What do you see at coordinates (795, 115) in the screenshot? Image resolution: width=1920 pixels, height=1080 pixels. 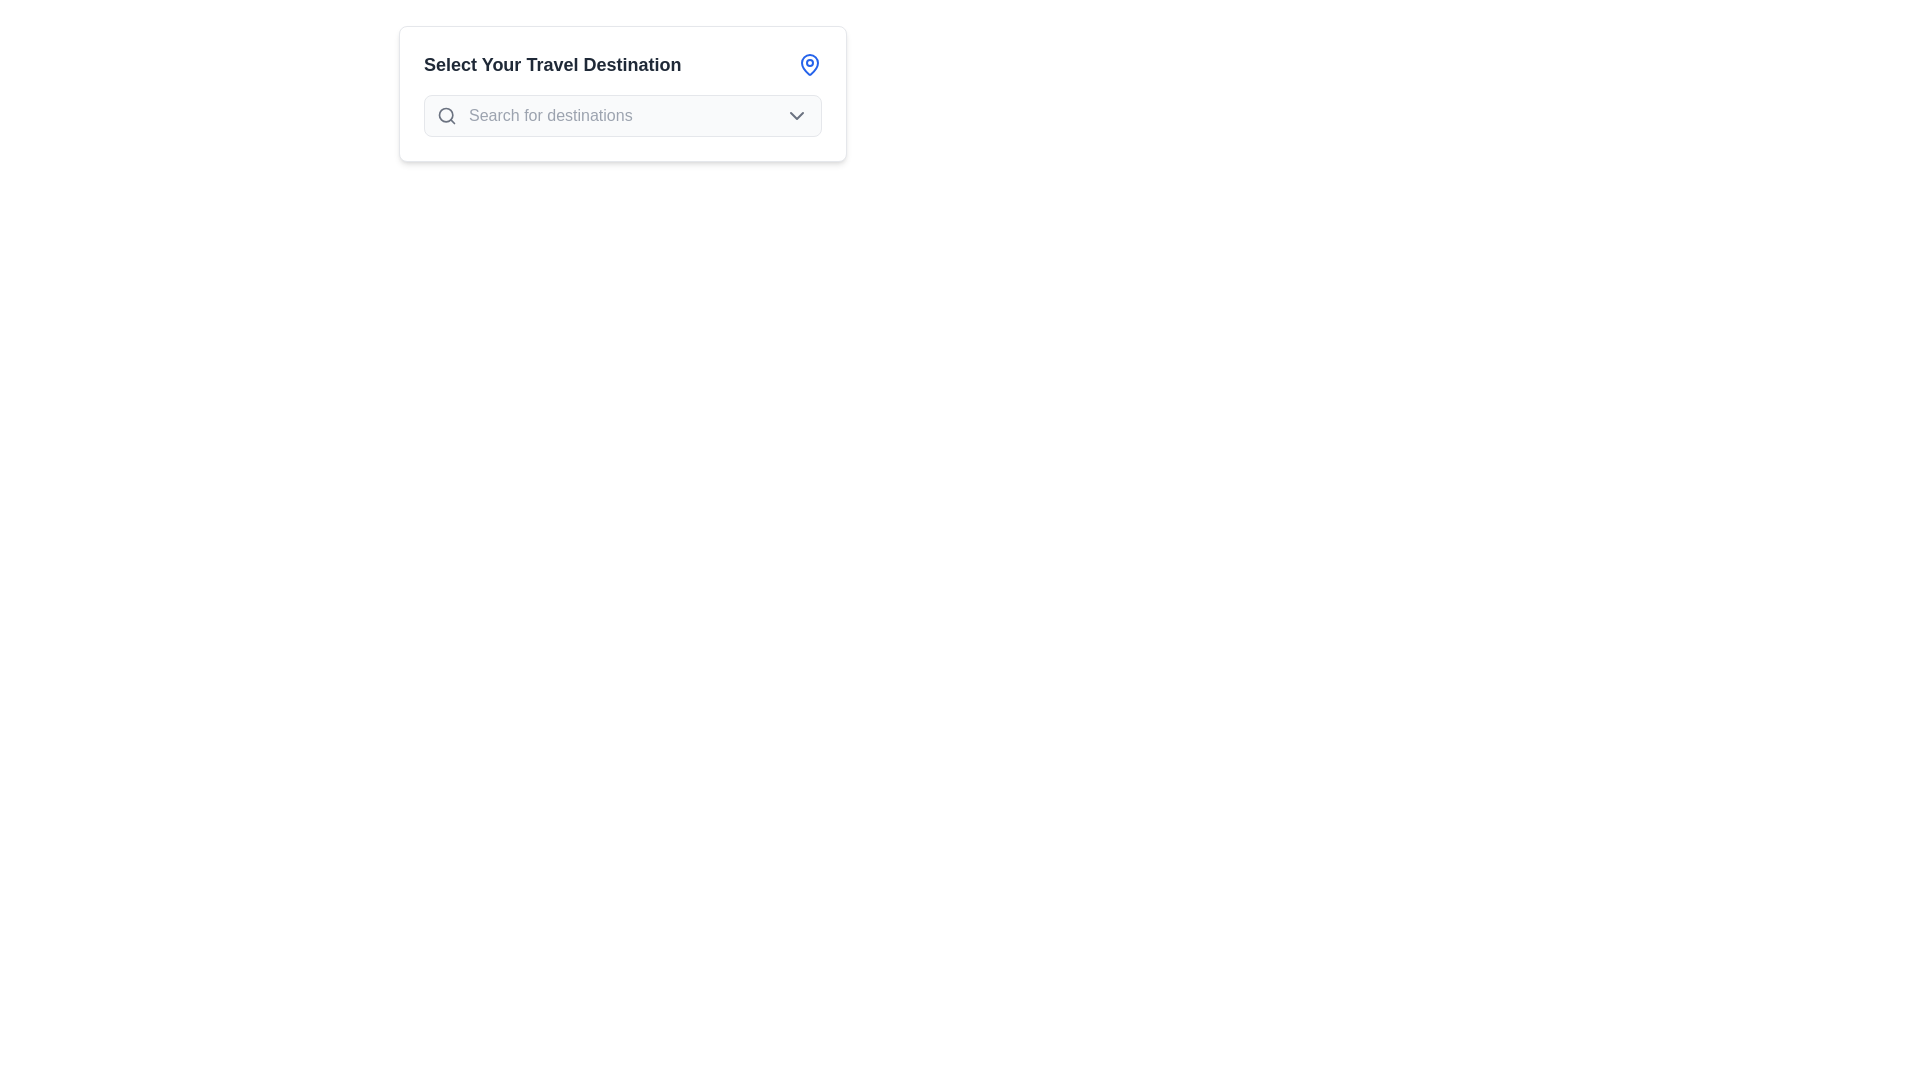 I see `the SVG icon representing the dropdown indicator for the collapsible dropdown menu in the search bar` at bounding box center [795, 115].